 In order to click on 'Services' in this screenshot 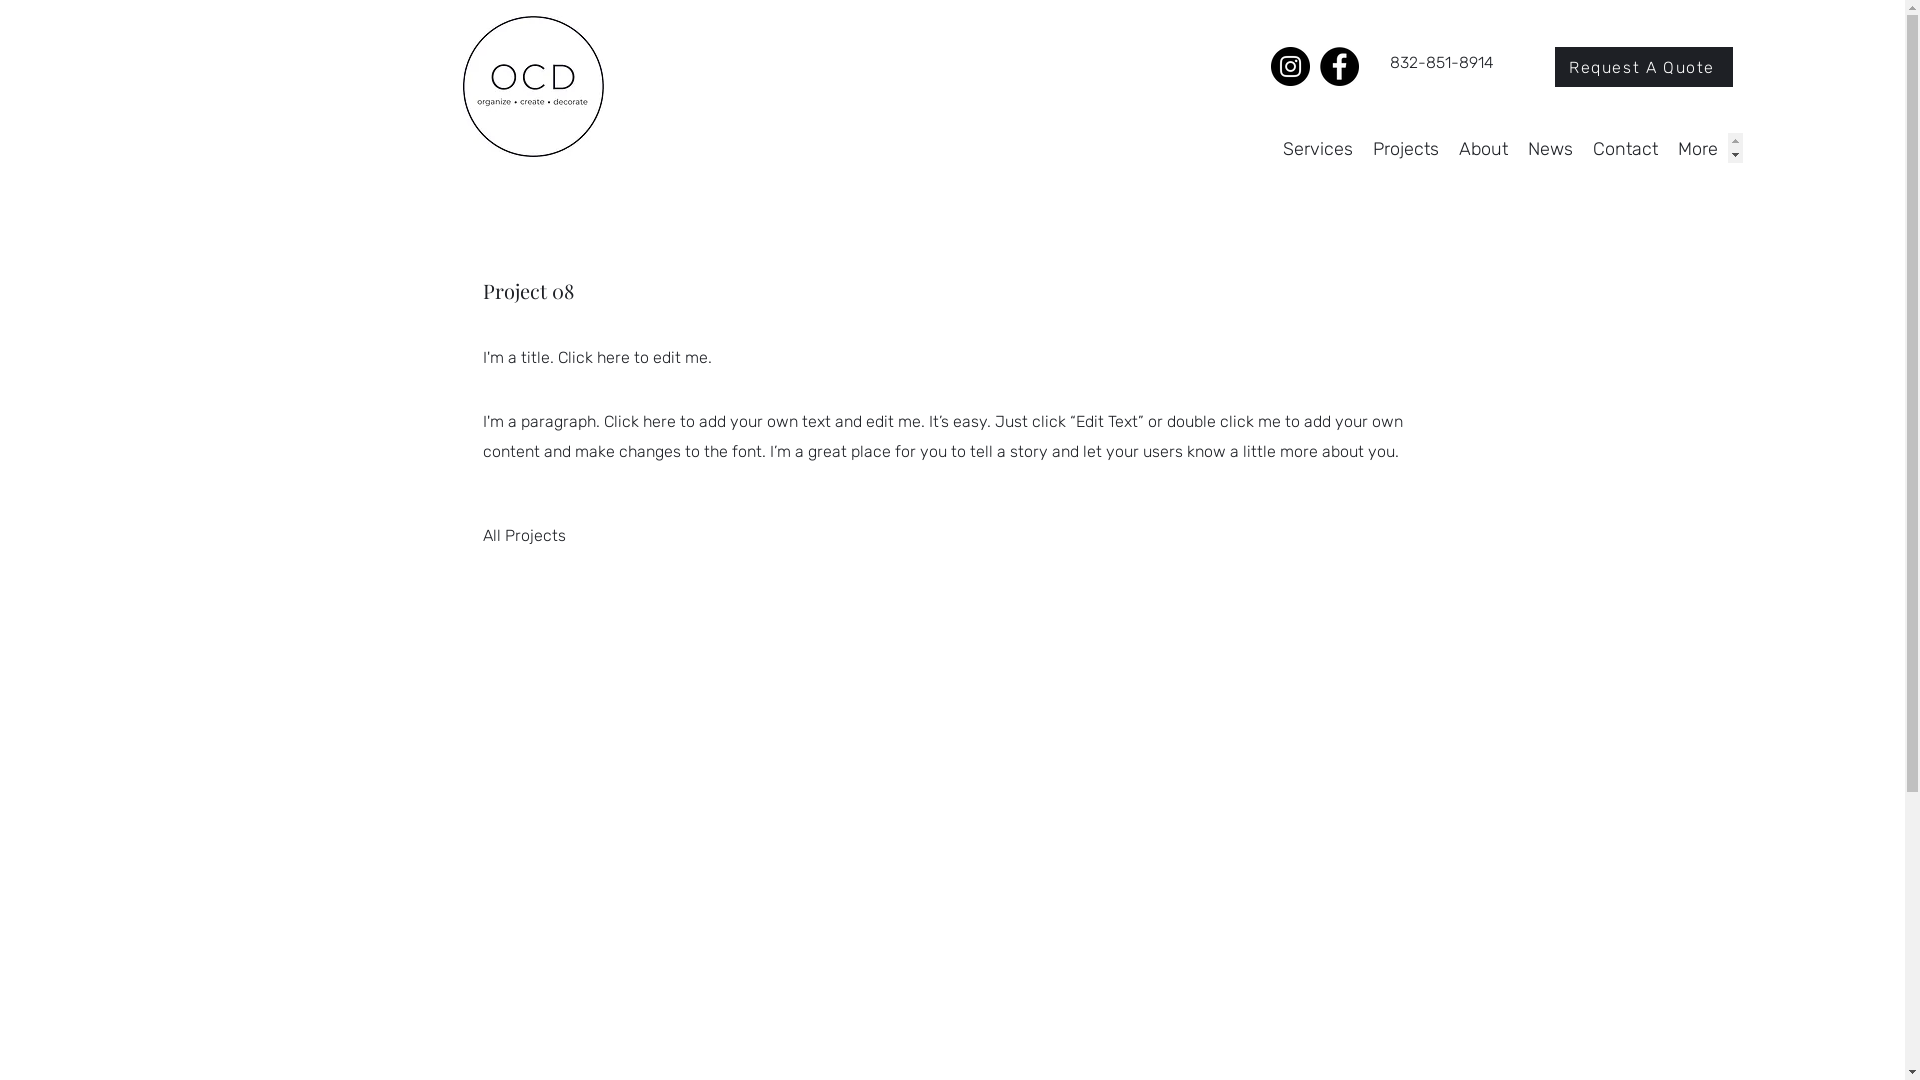, I will do `click(1318, 146)`.